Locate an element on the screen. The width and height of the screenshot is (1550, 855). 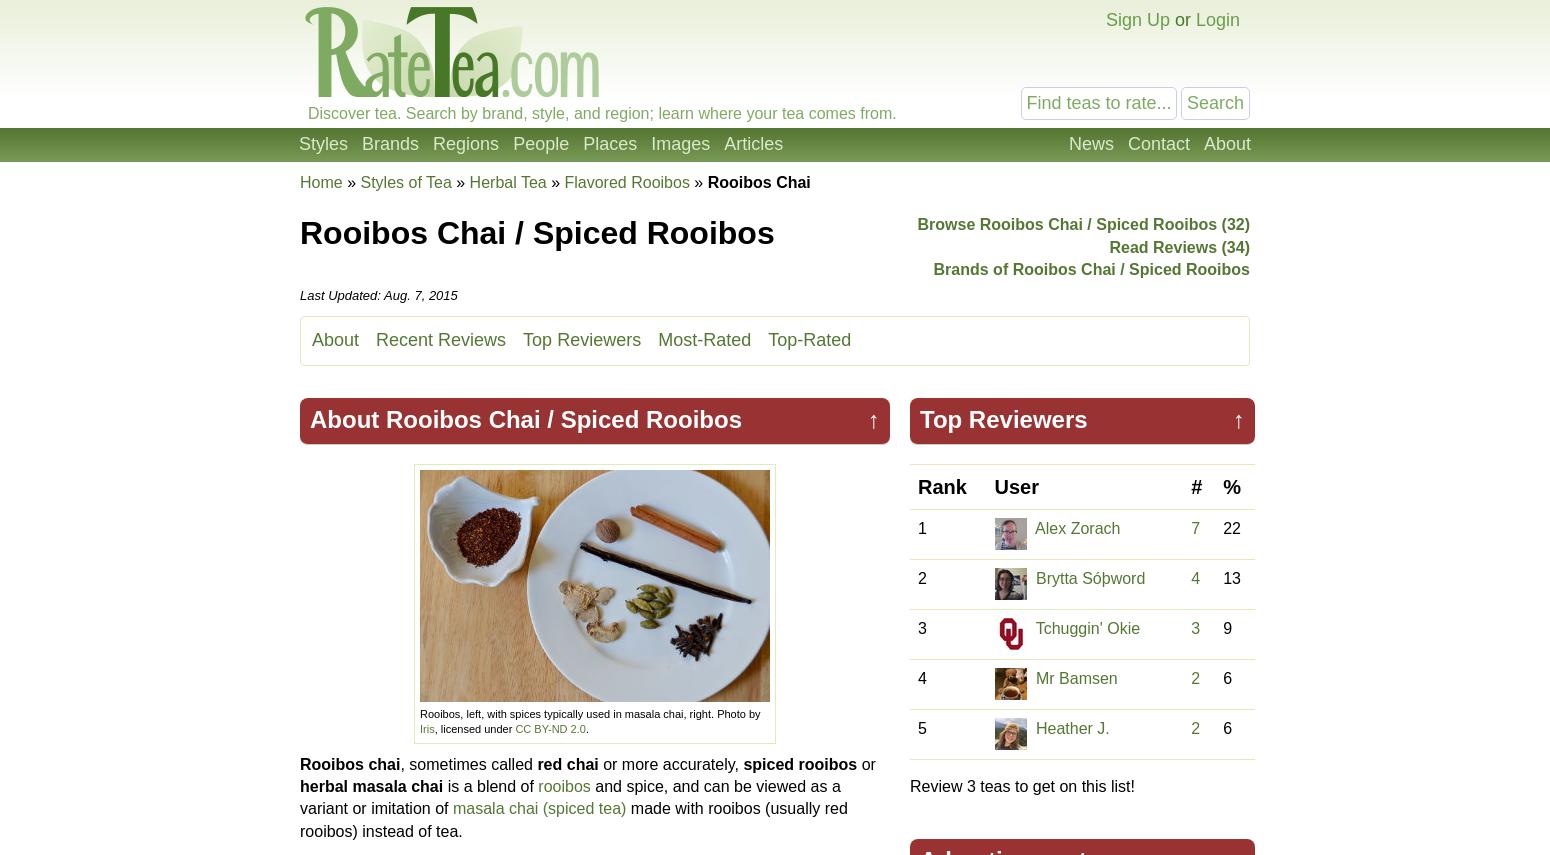
'#' is located at coordinates (1191, 487).